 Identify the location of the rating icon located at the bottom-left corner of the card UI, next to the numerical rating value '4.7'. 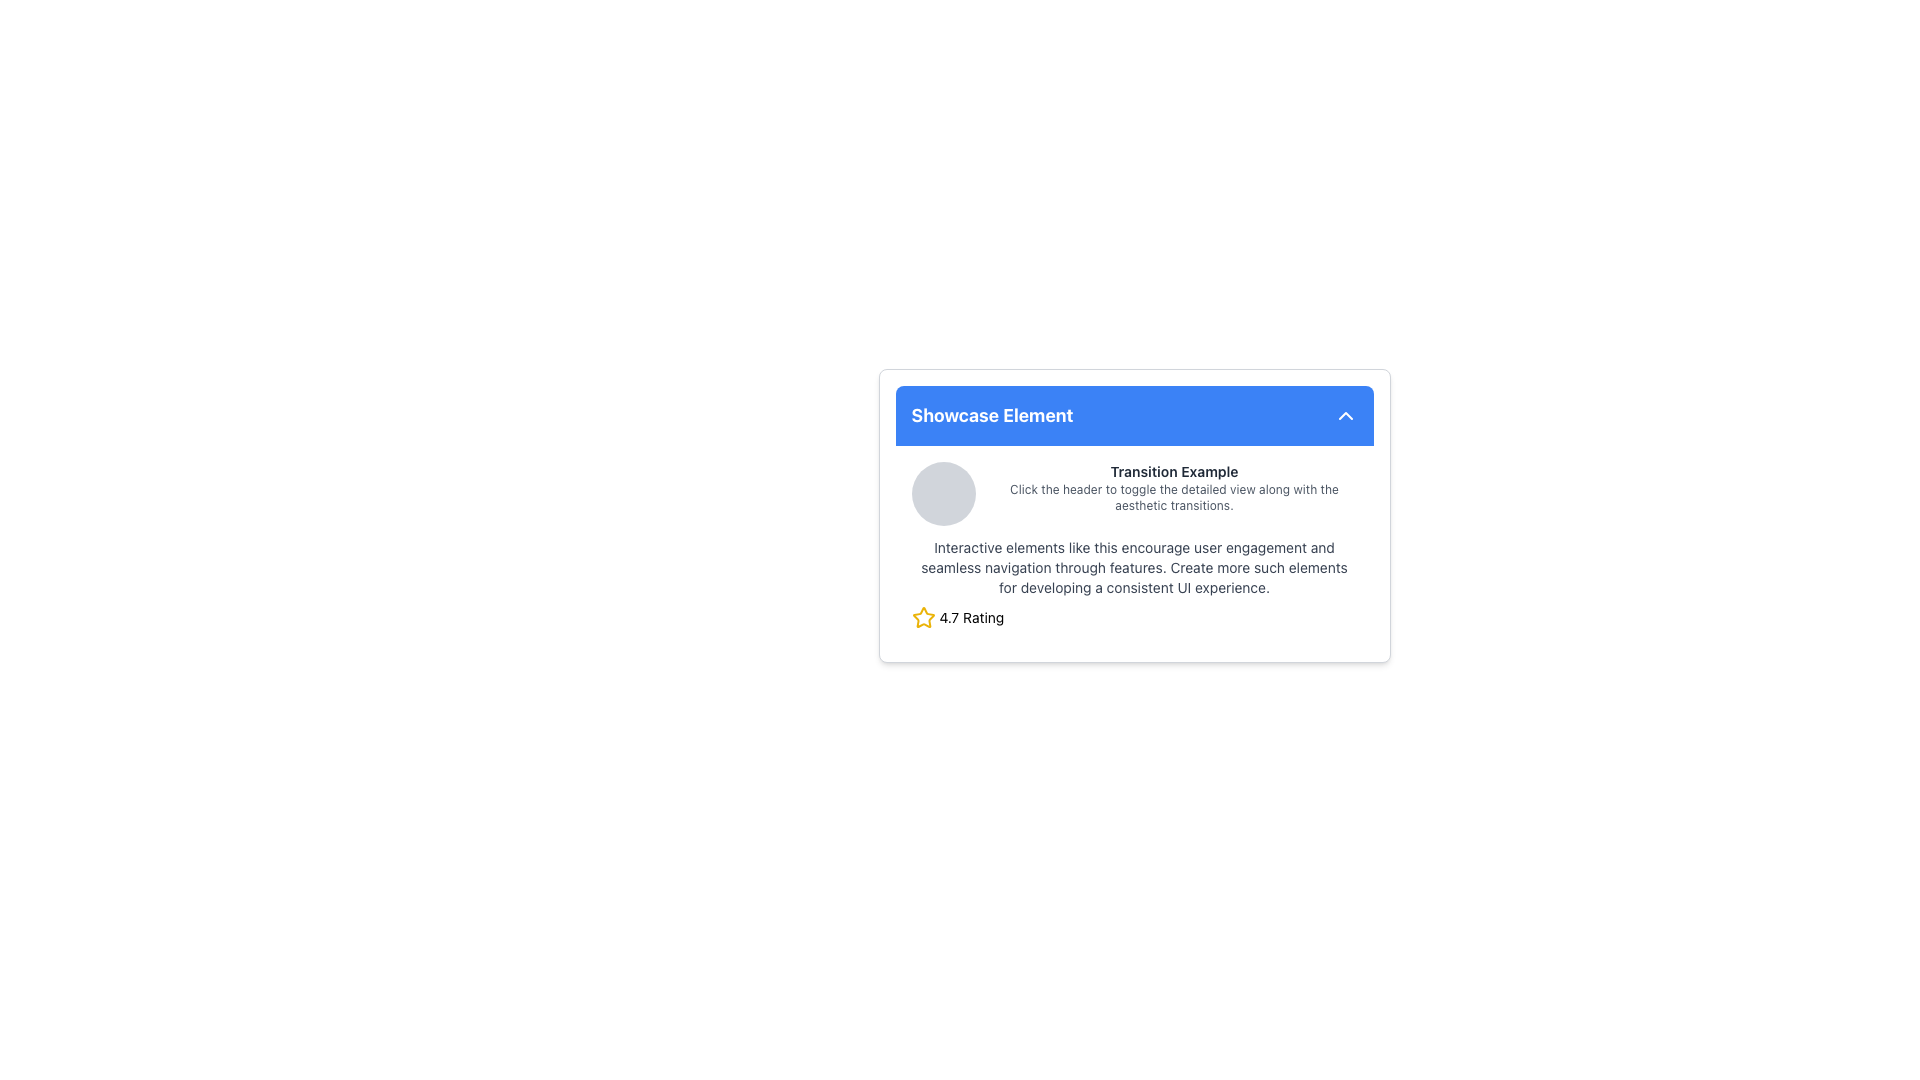
(922, 616).